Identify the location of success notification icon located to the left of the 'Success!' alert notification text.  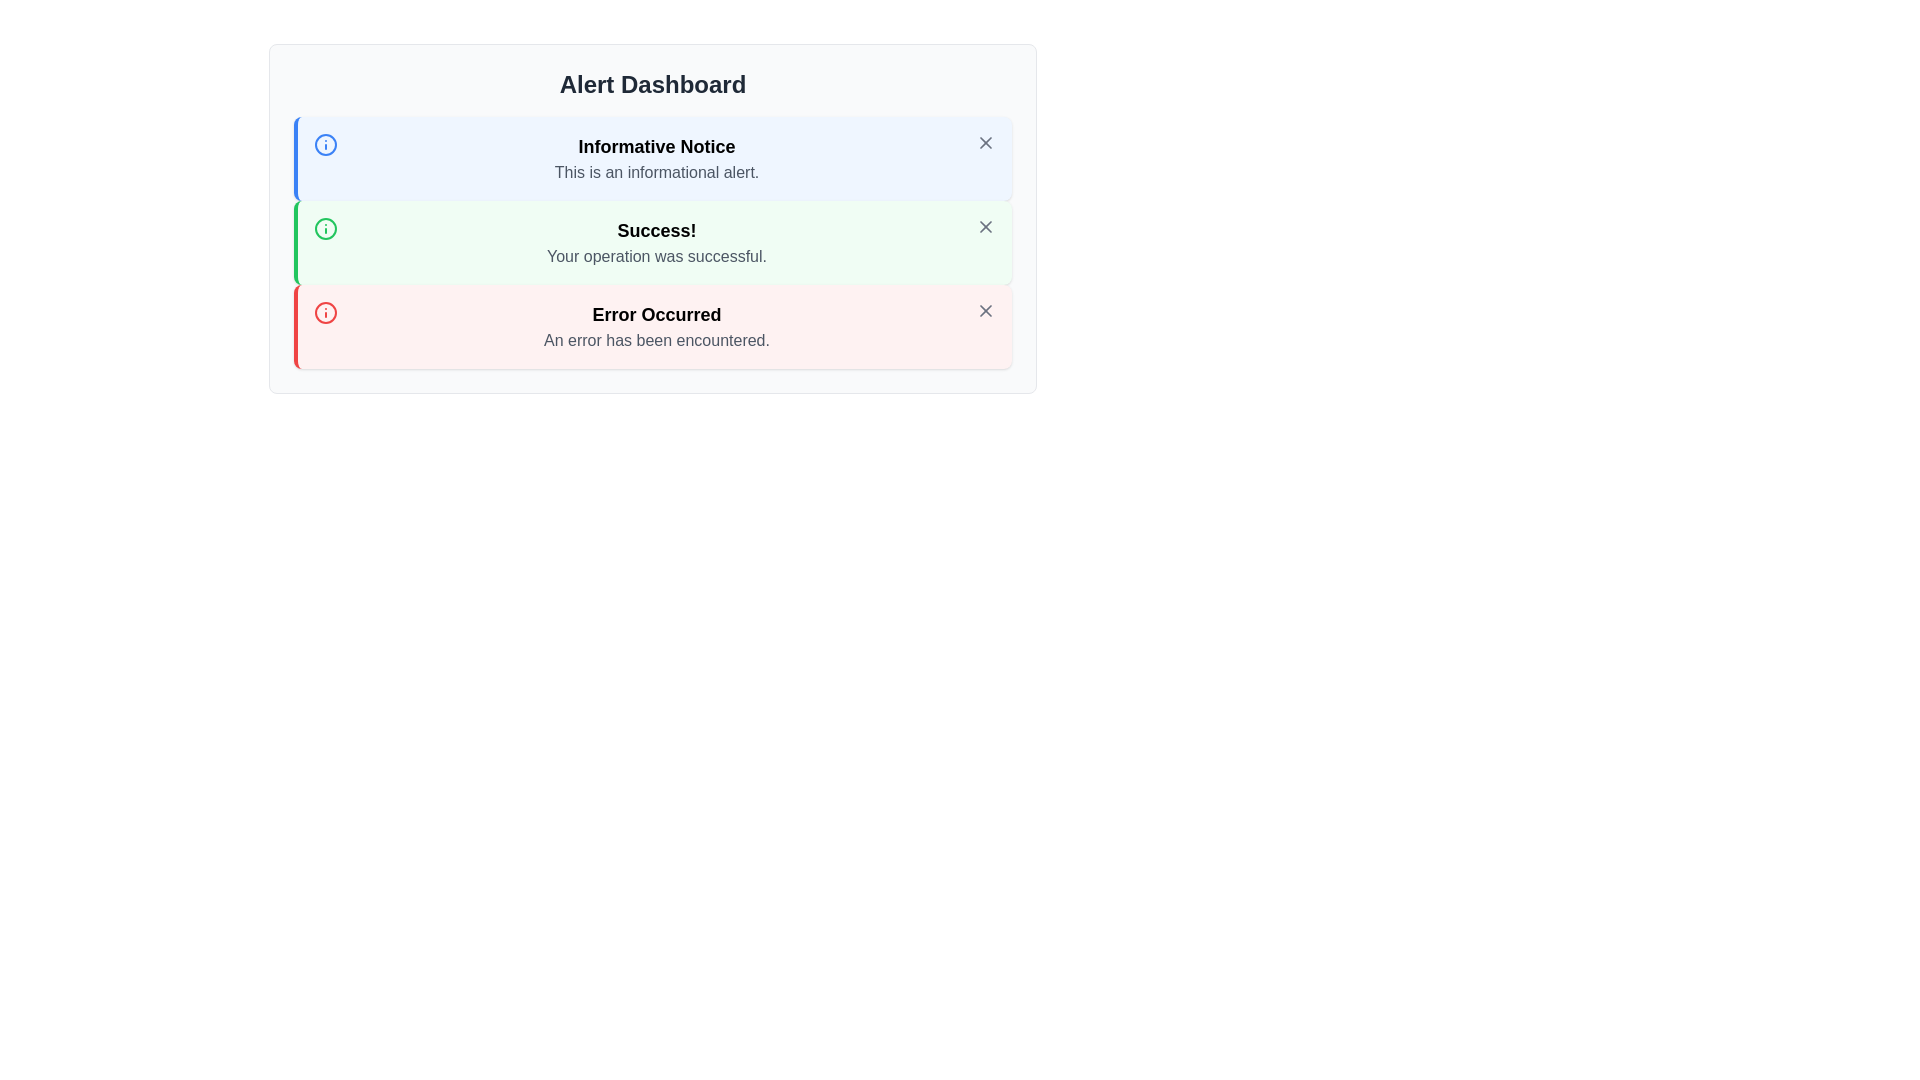
(326, 227).